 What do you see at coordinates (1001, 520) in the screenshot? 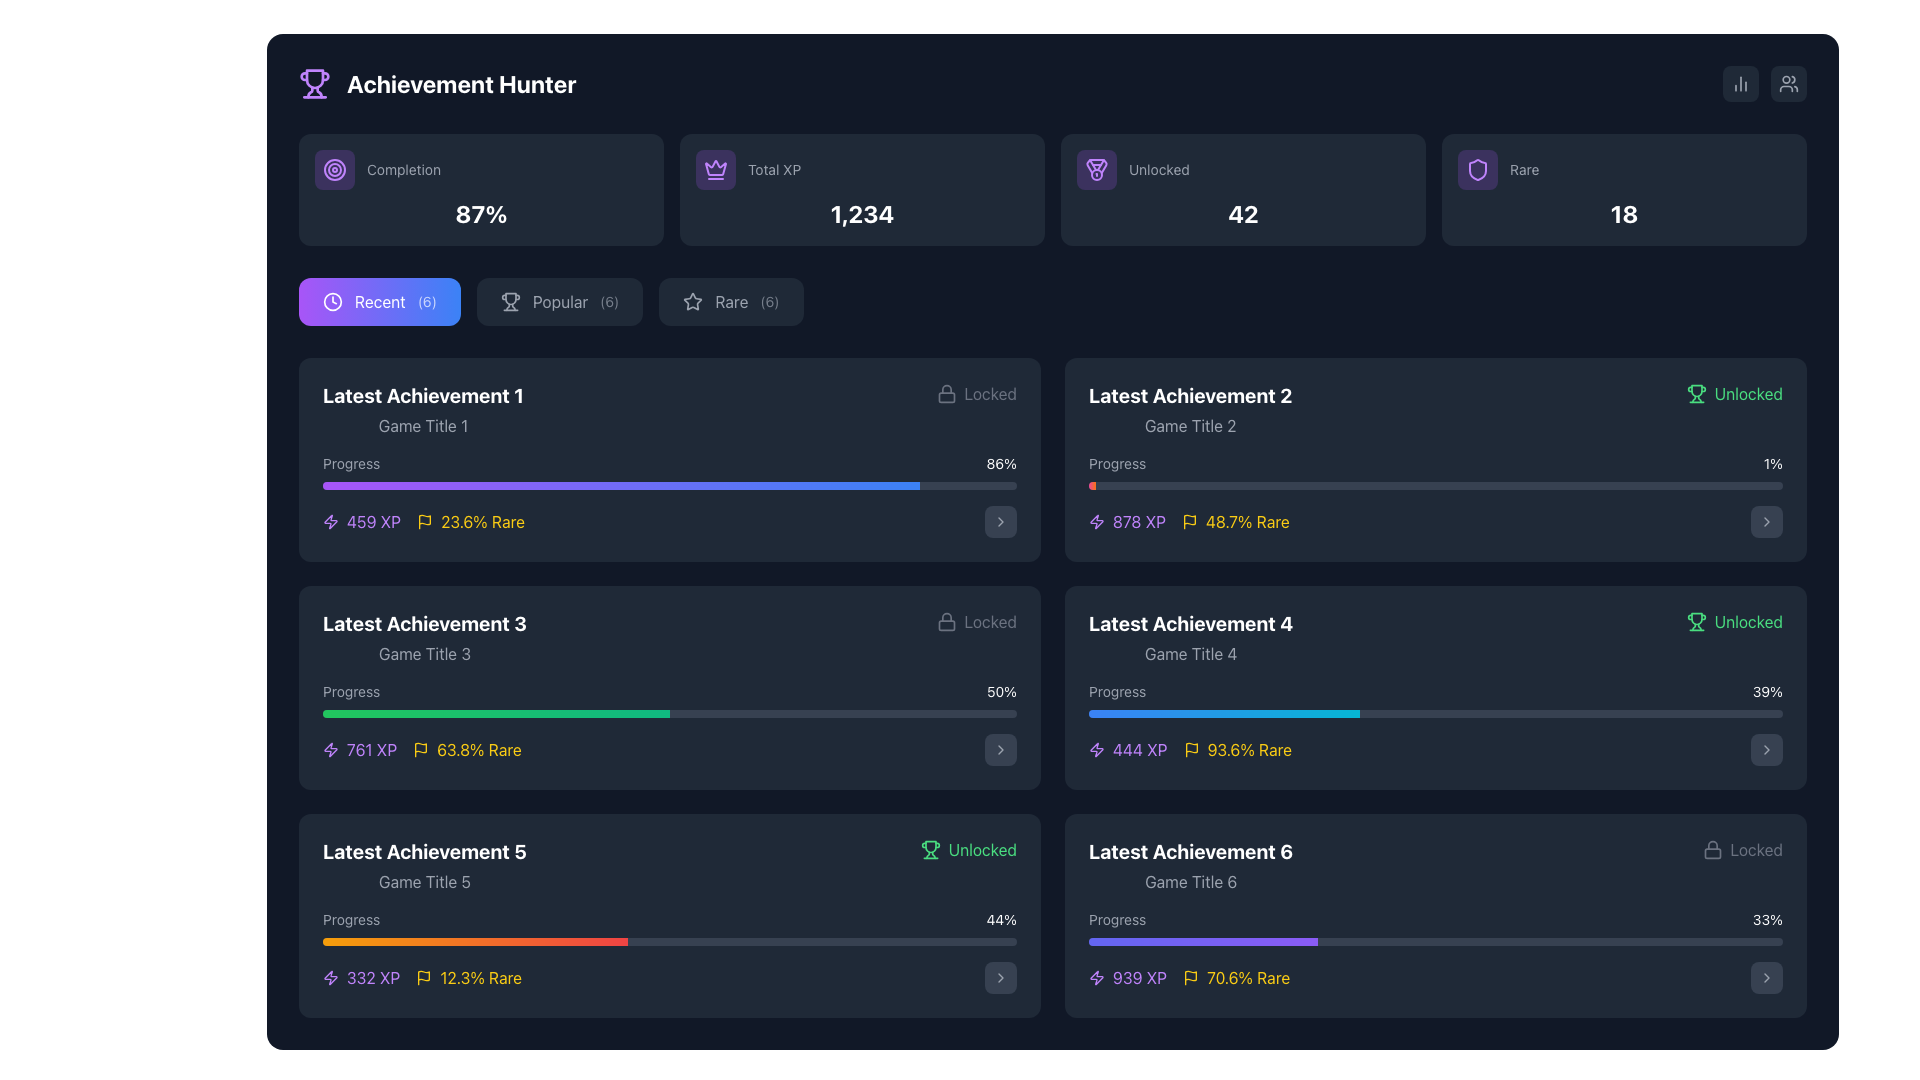
I see `the interactive button located at the far-right of the 'Latest Achievement 1' card to change its background color` at bounding box center [1001, 520].